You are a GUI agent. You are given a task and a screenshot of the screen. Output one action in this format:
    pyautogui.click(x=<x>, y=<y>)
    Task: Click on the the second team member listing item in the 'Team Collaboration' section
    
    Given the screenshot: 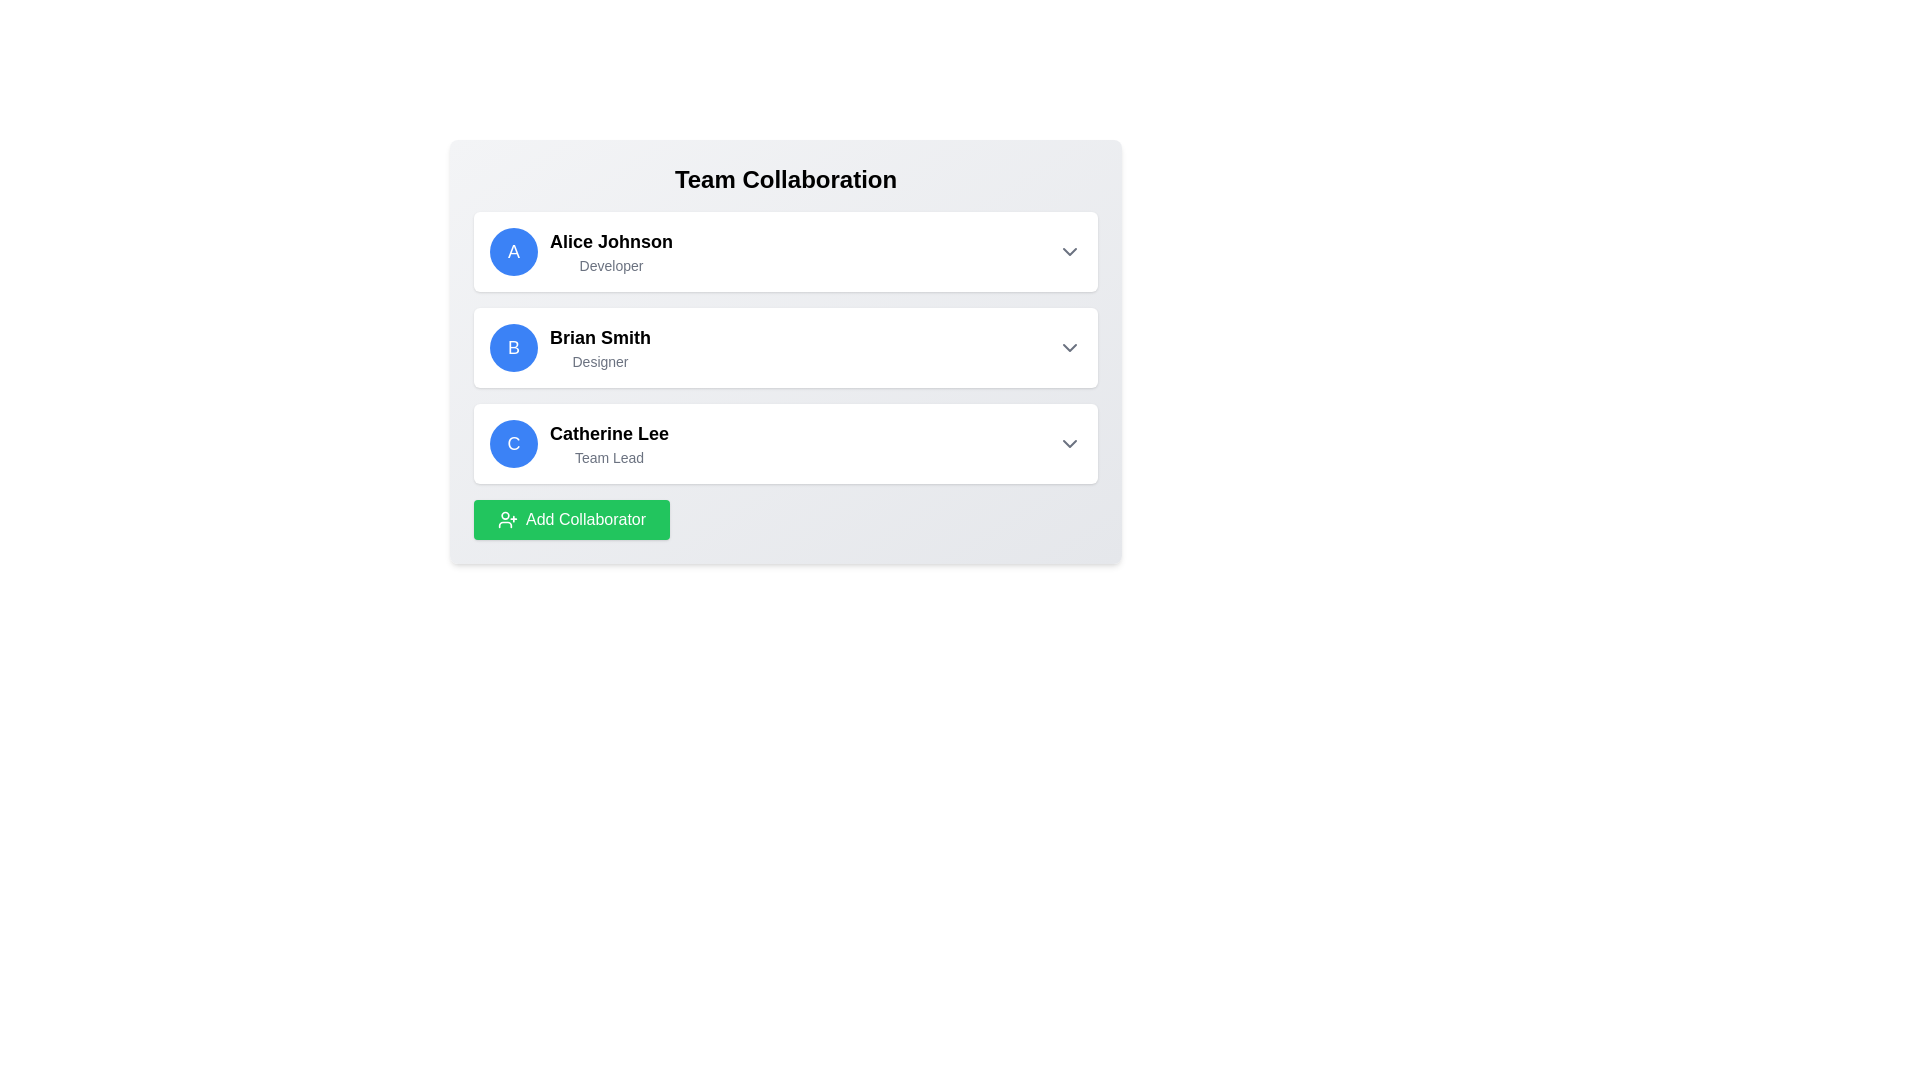 What is the action you would take?
    pyautogui.click(x=569, y=346)
    